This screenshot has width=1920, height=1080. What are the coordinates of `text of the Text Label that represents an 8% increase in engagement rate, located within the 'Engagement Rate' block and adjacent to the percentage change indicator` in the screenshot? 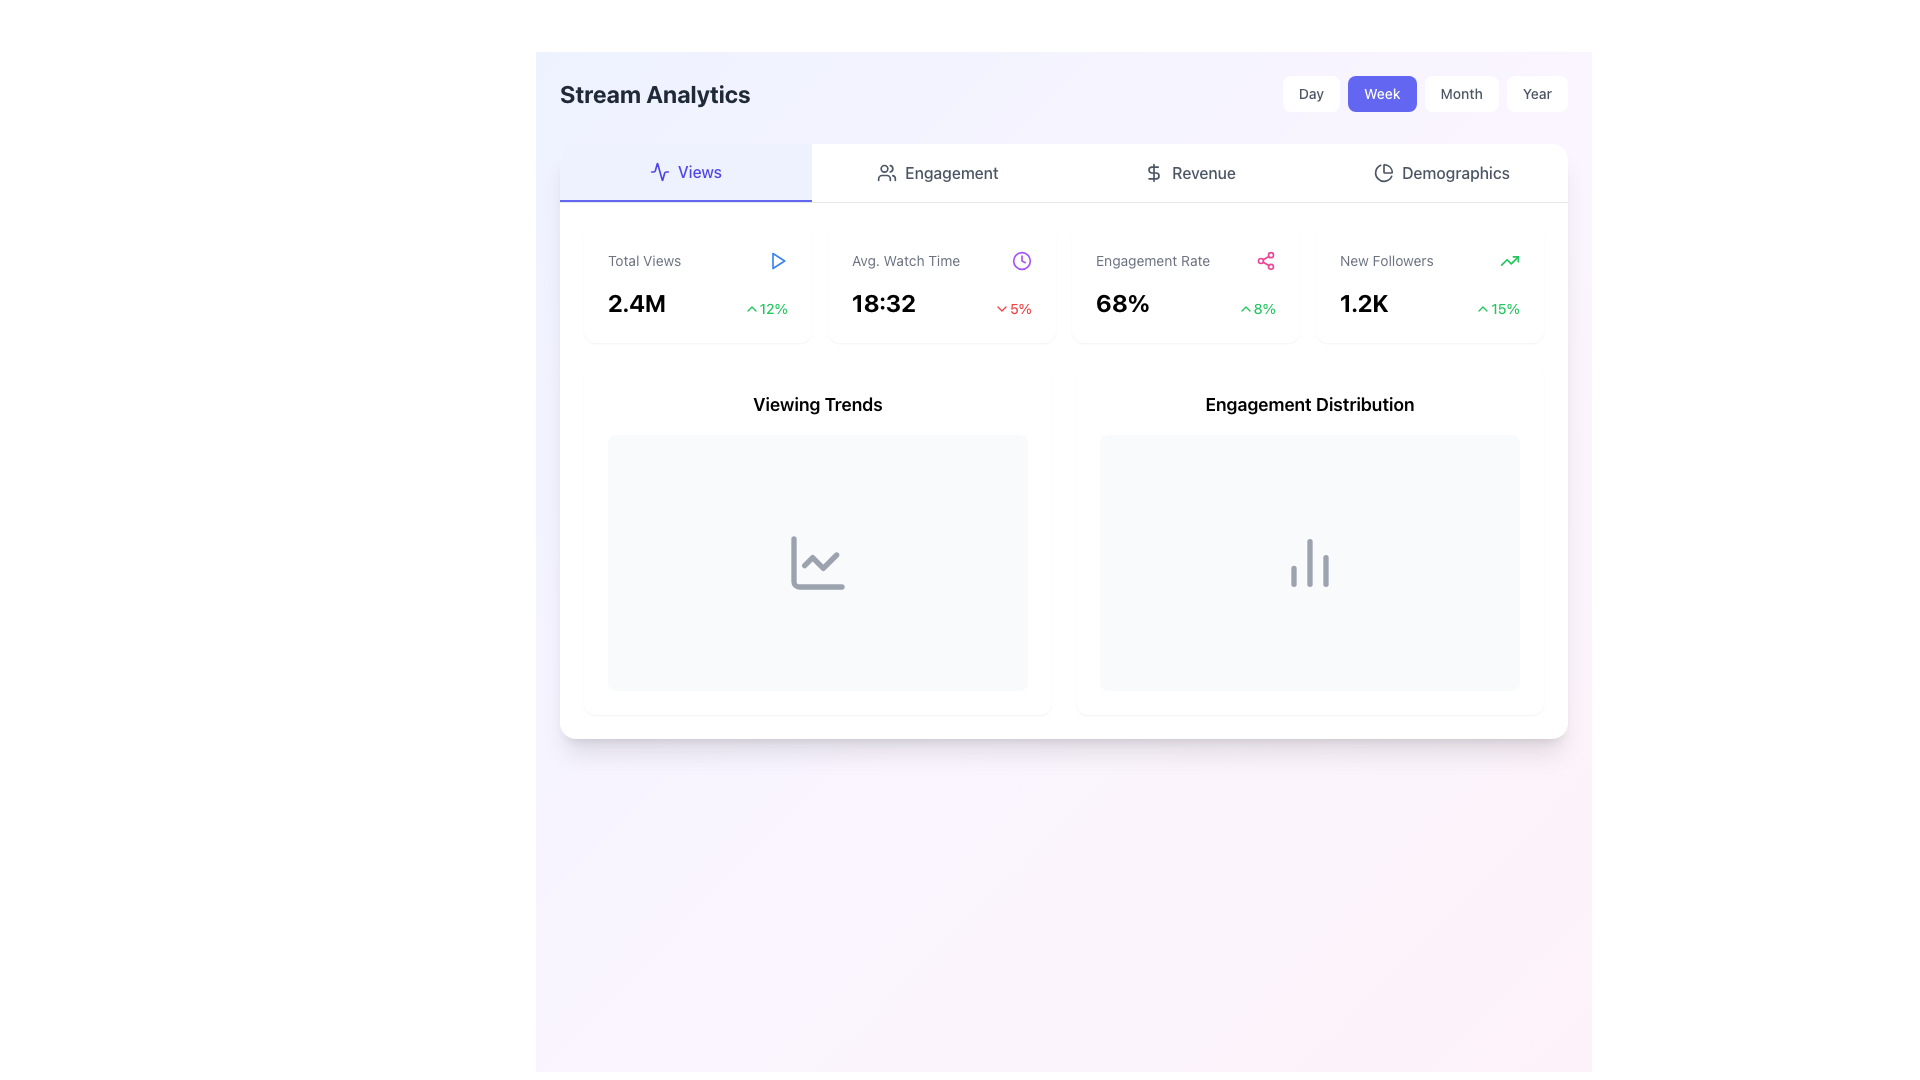 It's located at (1263, 308).